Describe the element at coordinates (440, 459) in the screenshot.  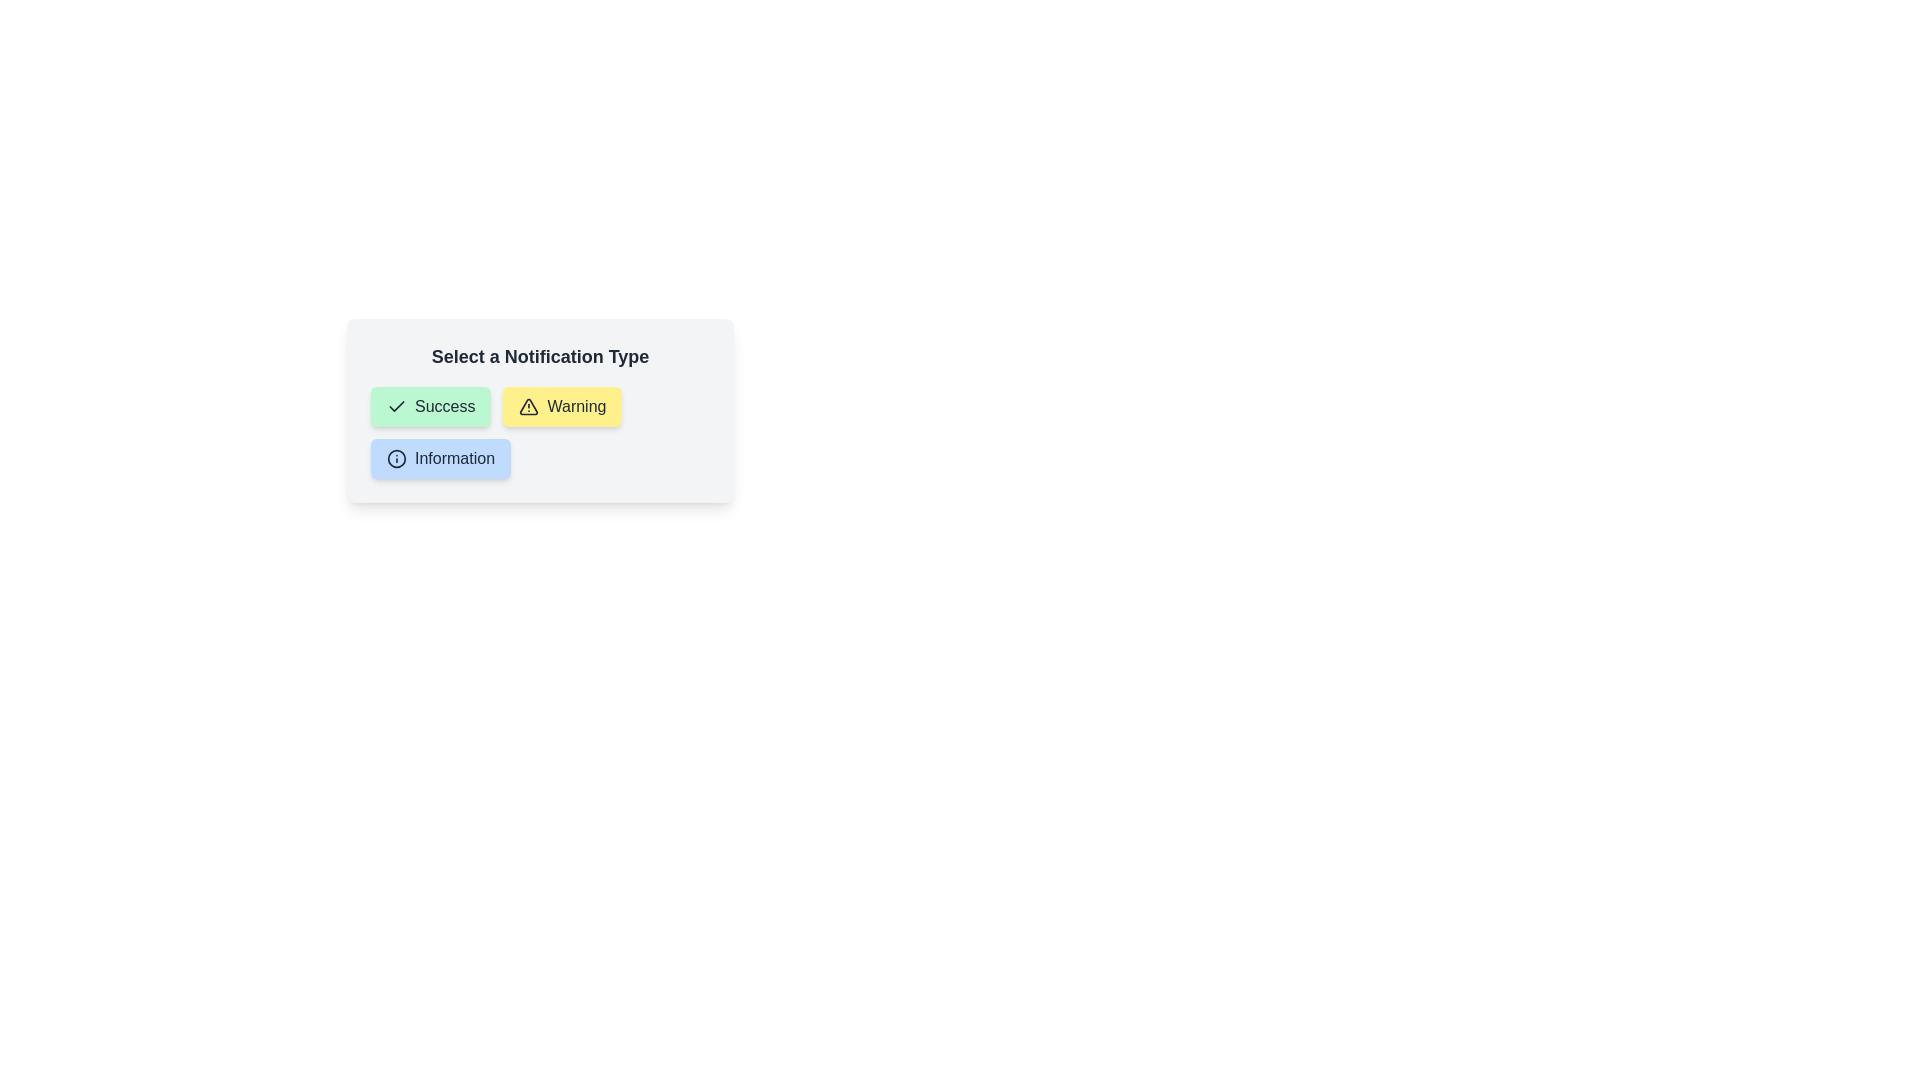
I see `the chip labeled Information` at that location.